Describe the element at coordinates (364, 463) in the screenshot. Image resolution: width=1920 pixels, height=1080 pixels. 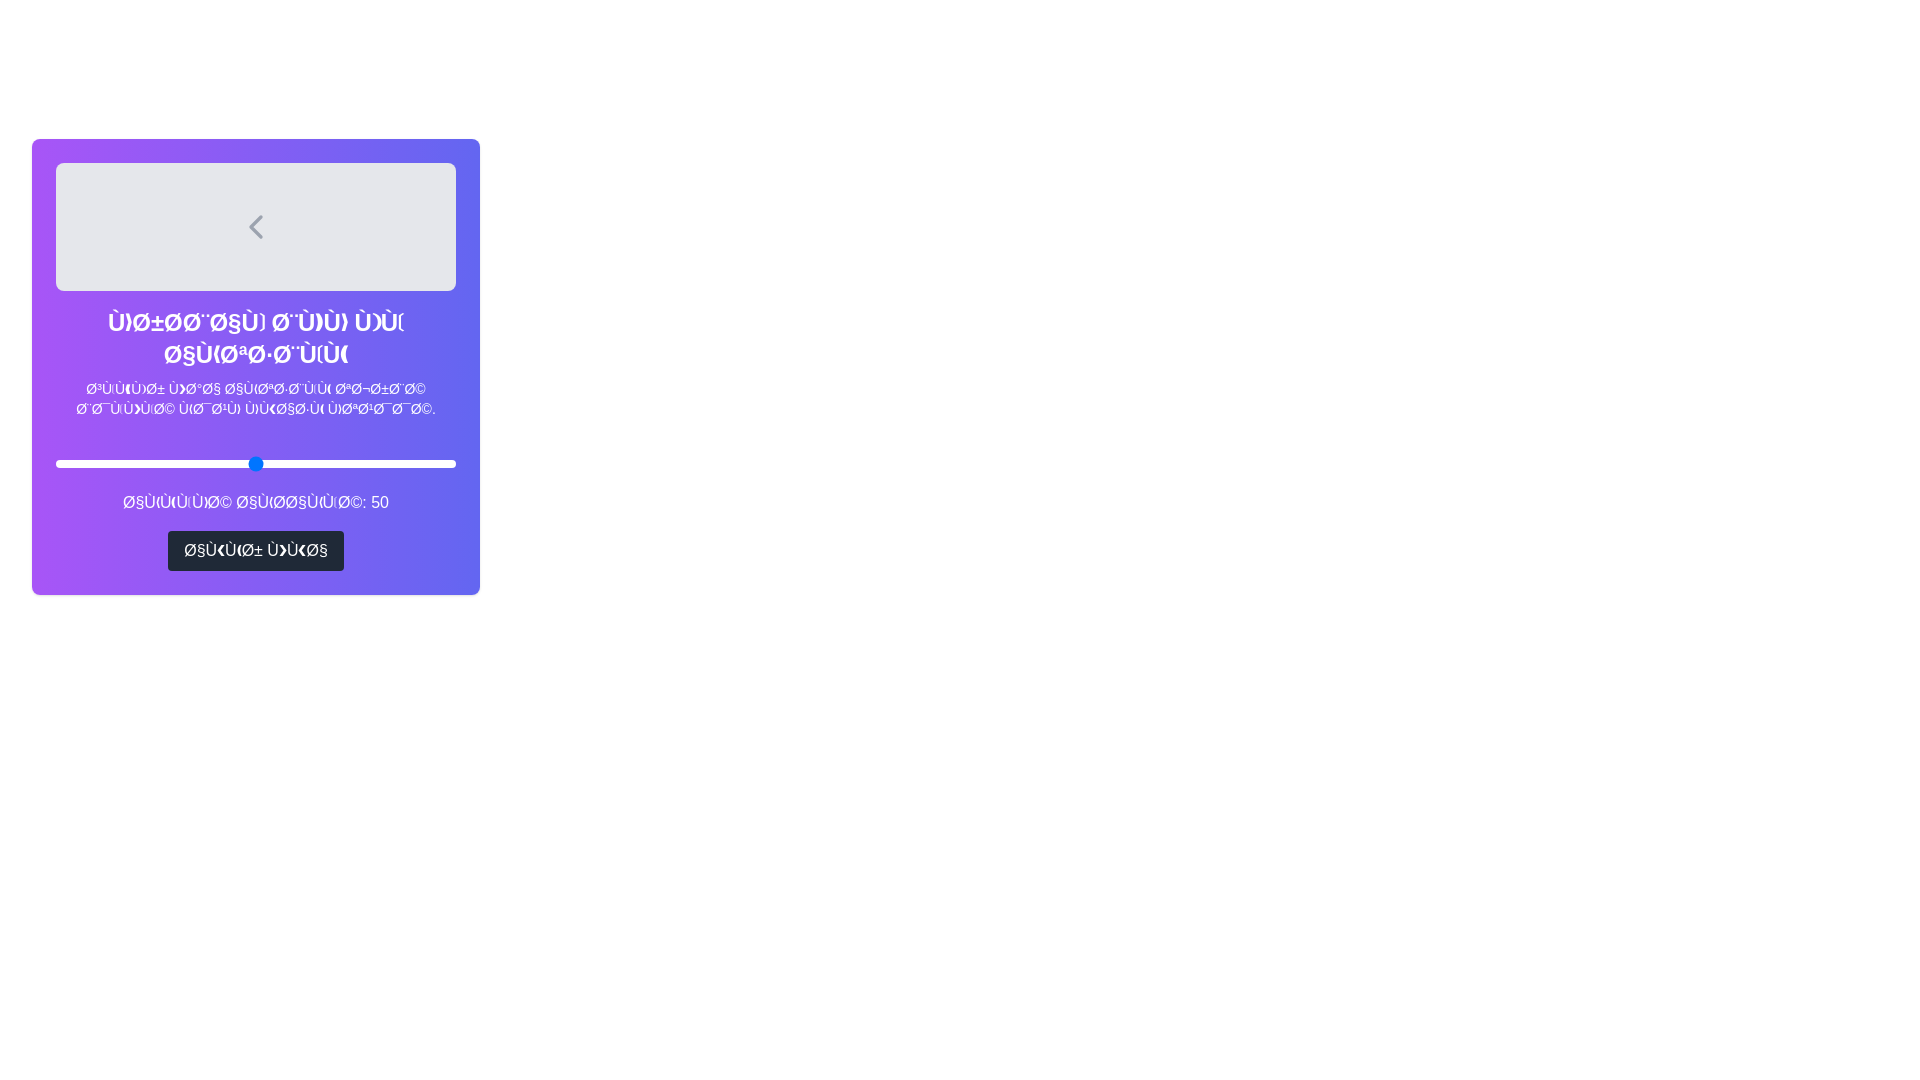
I see `the slider value` at that location.